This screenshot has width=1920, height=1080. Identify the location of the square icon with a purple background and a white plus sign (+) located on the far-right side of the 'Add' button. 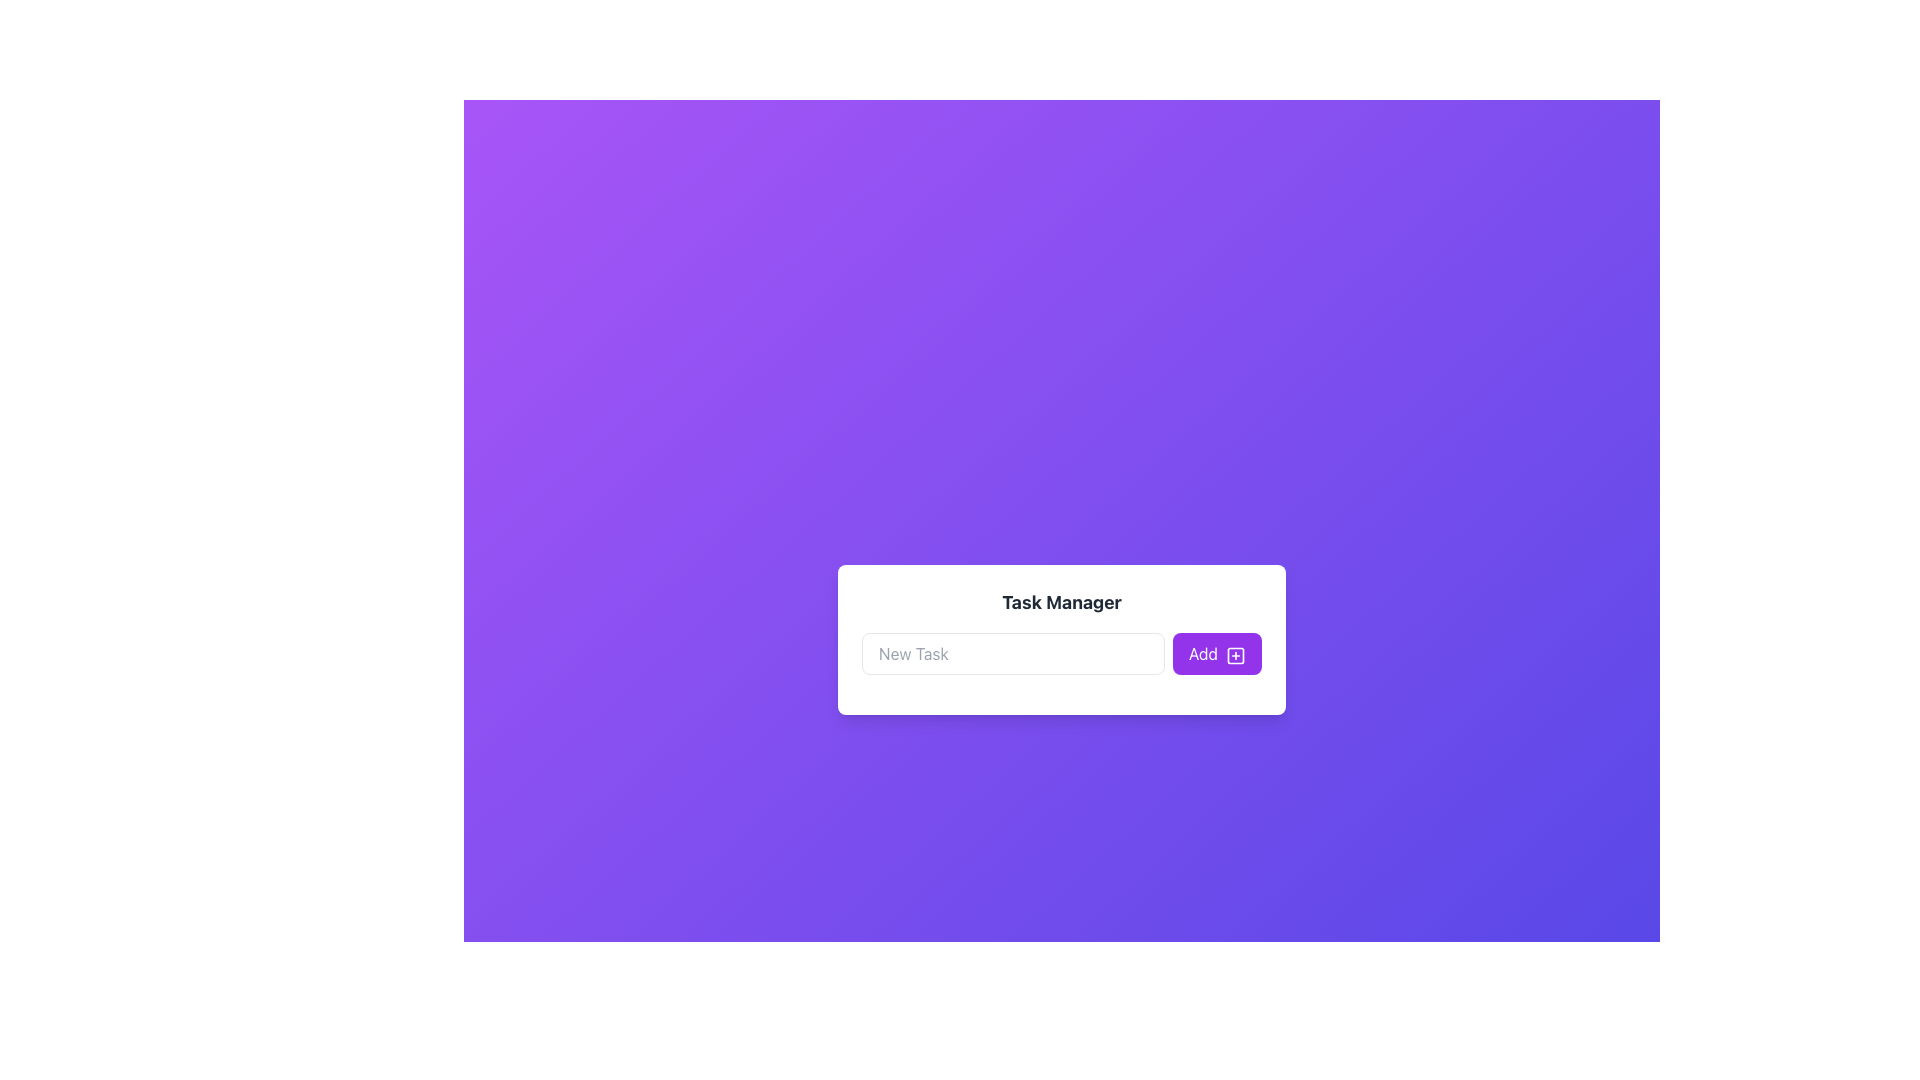
(1235, 655).